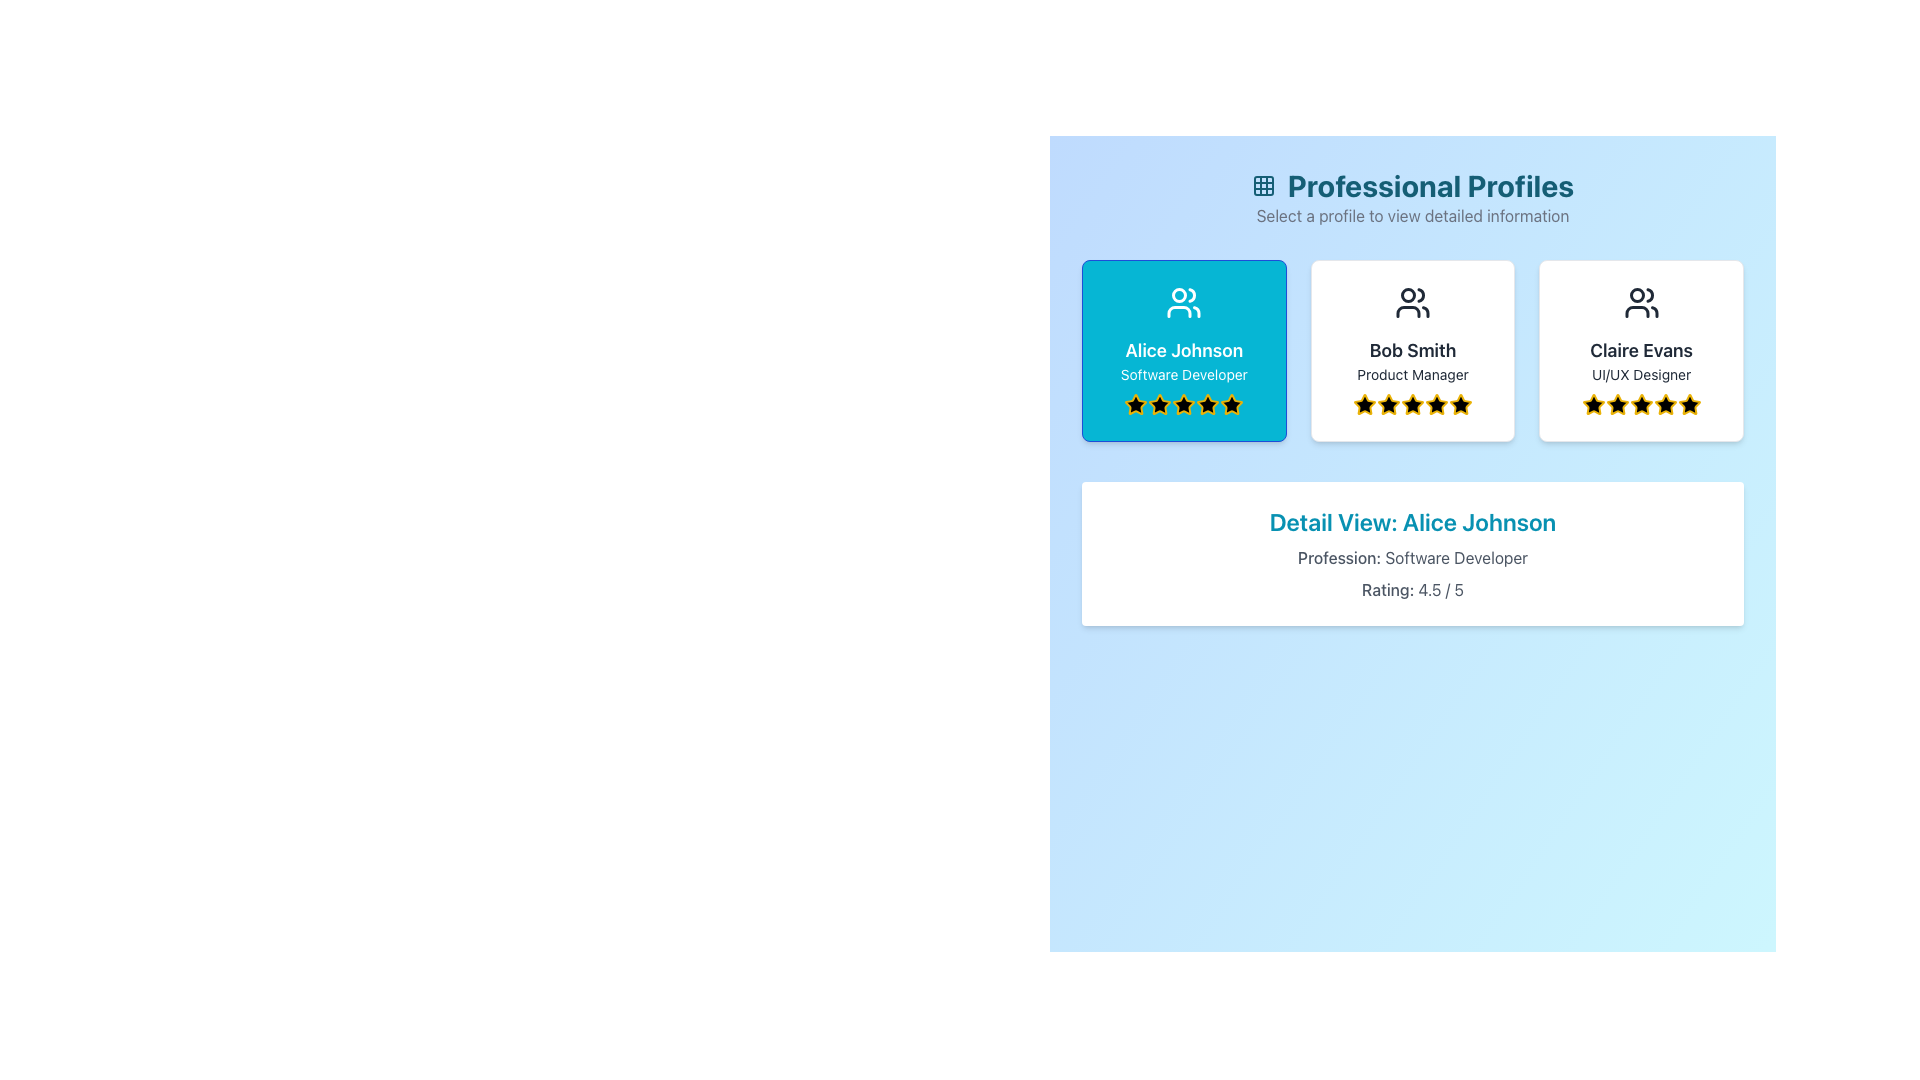 The width and height of the screenshot is (1920, 1080). I want to click on text label displaying 'UI/UX Designer' located within Claire Evans' profile card, positioned below her name and above the rating stars, so click(1641, 374).